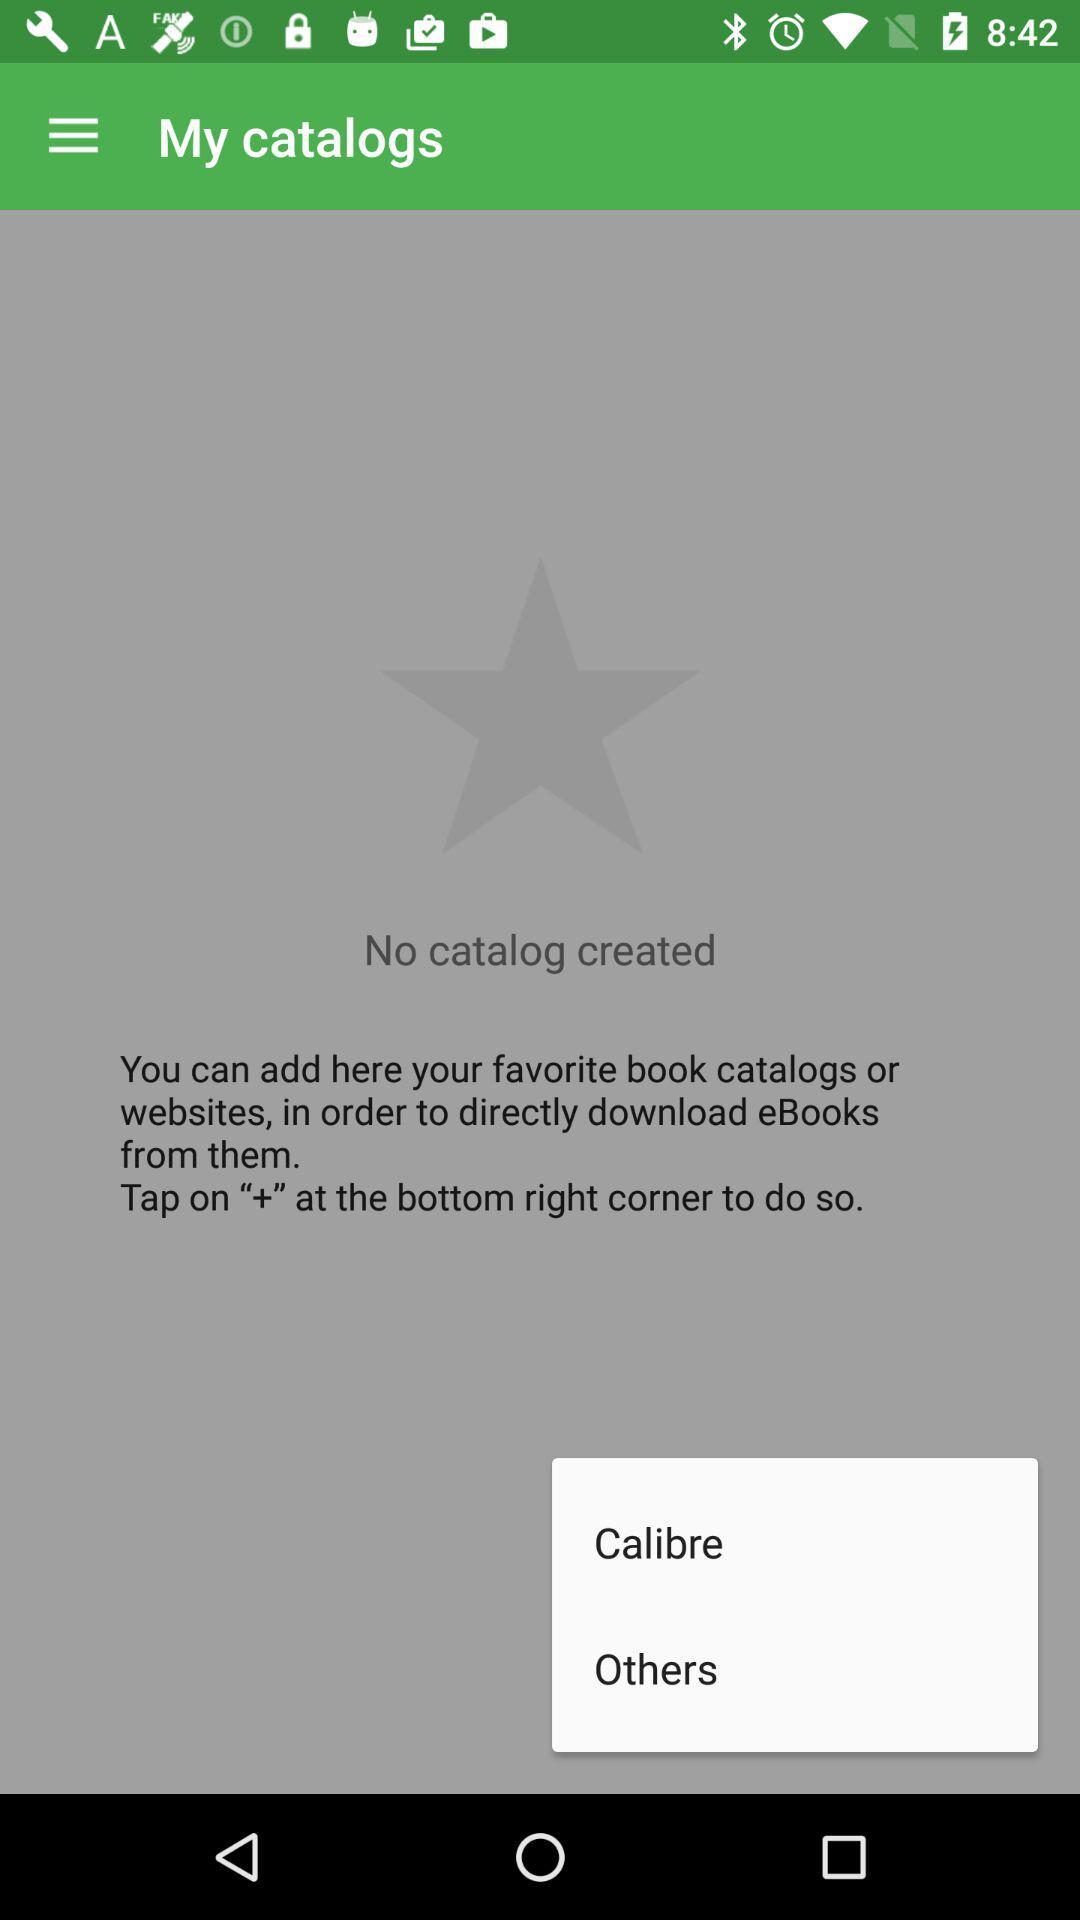 The image size is (1080, 1920). What do you see at coordinates (816, 1668) in the screenshot?
I see `others` at bounding box center [816, 1668].